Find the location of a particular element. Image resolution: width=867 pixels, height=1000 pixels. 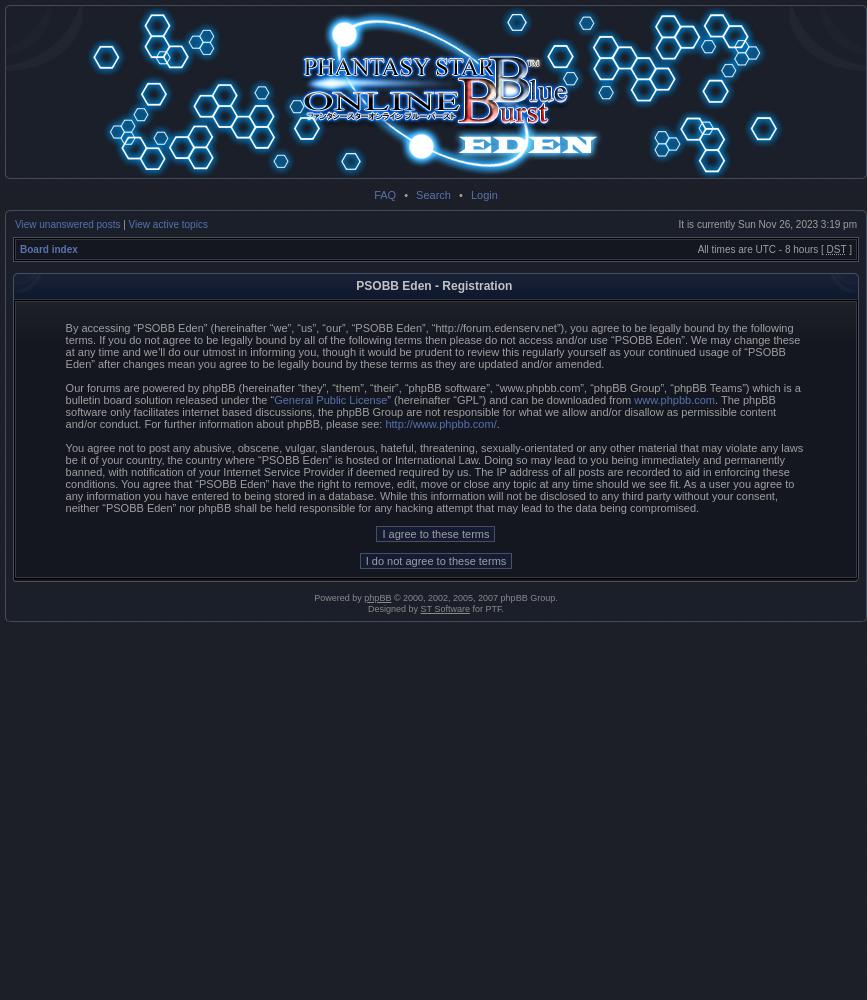

'PSOBB Eden - Registration' is located at coordinates (434, 286).